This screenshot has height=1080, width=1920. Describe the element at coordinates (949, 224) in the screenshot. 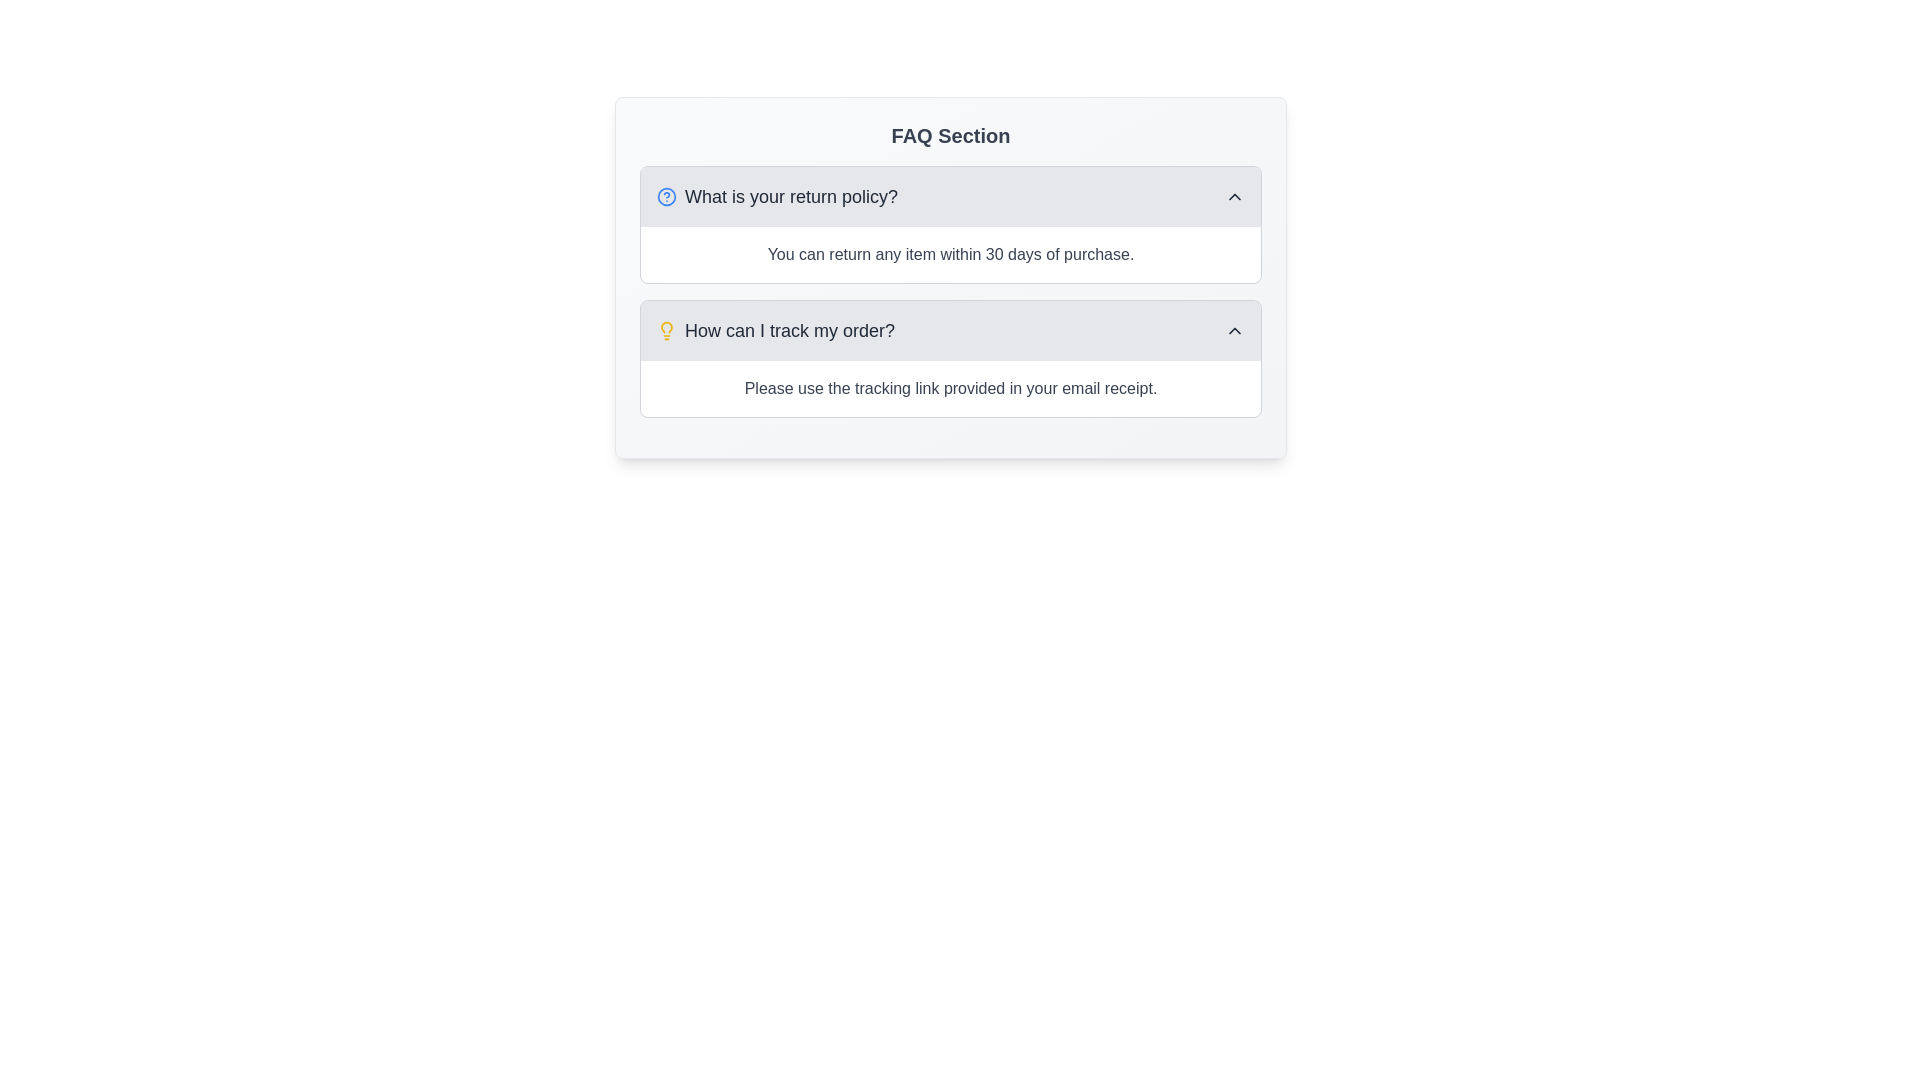

I see `the collapsible FAQ section titled 'What is your return policy?'` at that location.